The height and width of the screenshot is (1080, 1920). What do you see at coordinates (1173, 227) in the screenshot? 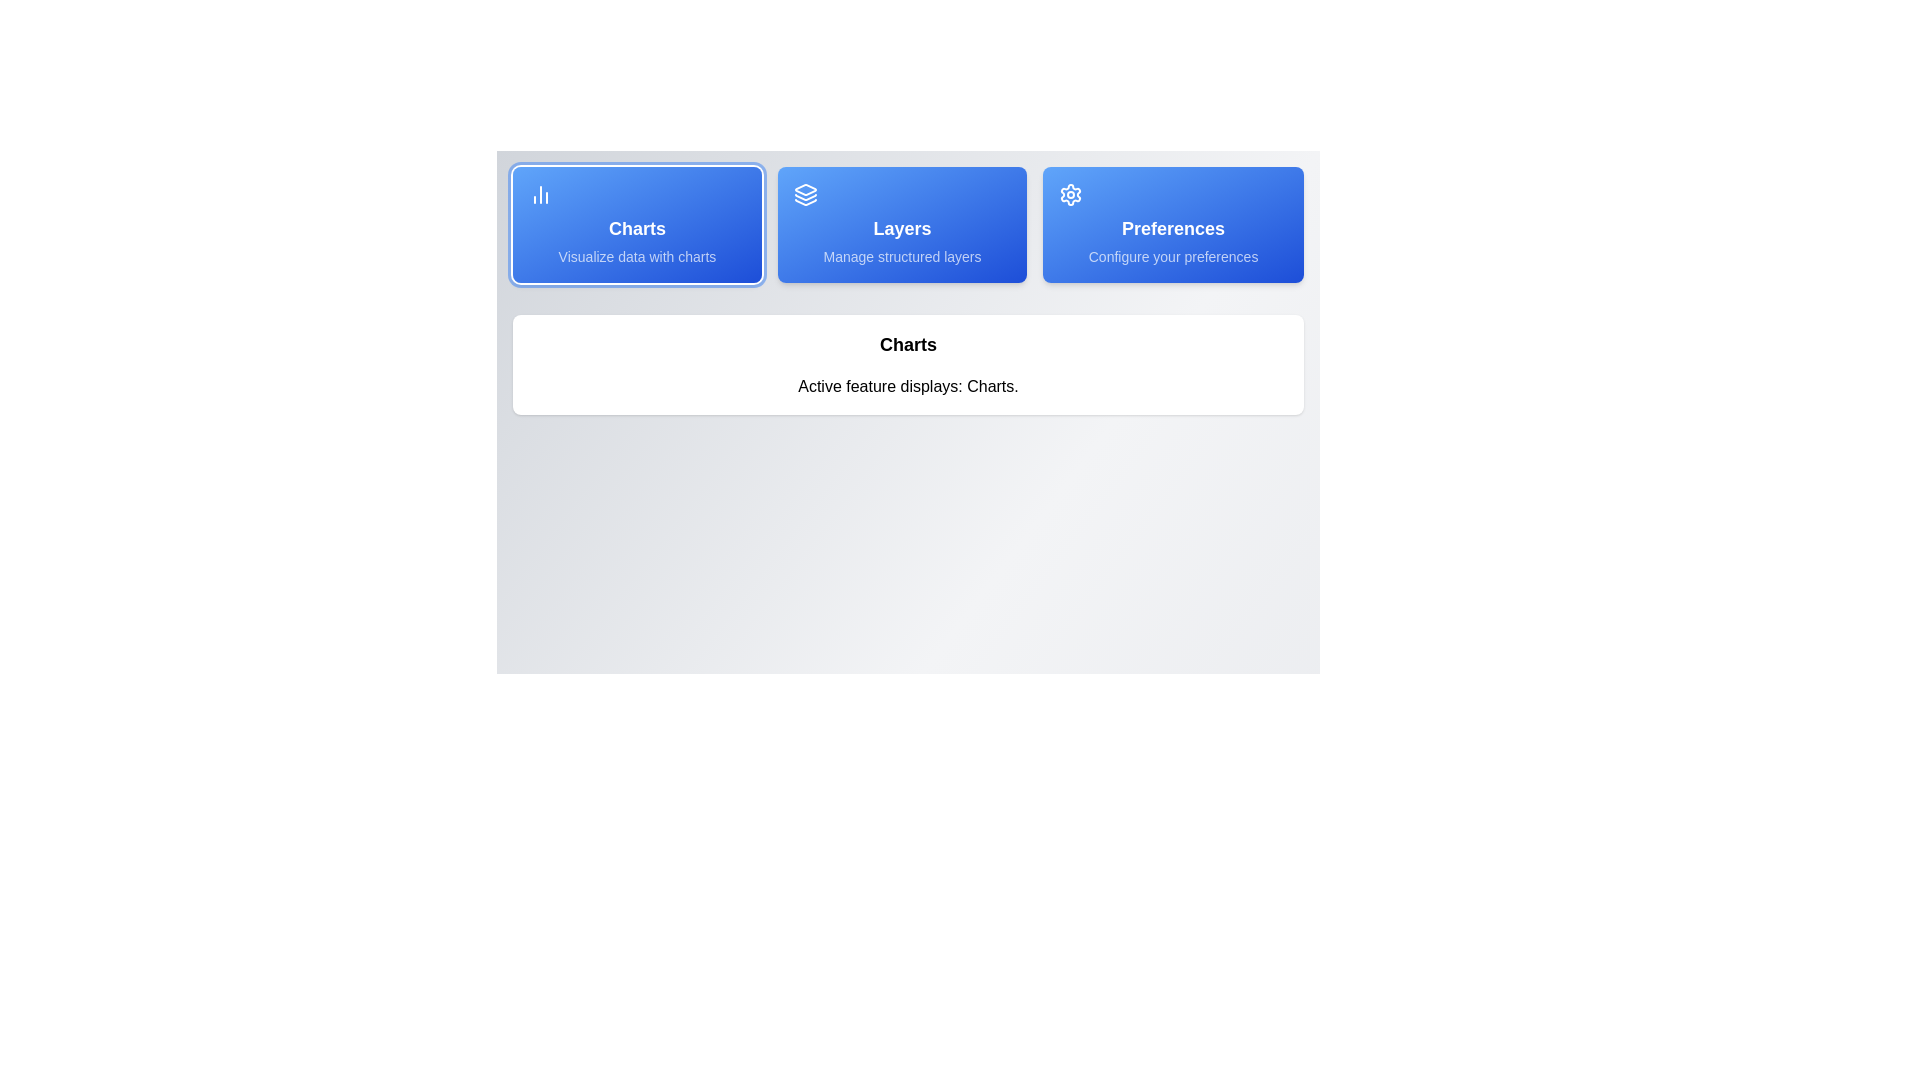
I see `text label indicating user preferences configuration, which is located in the third item of a horizontal menu, directly below the settings icon` at bounding box center [1173, 227].